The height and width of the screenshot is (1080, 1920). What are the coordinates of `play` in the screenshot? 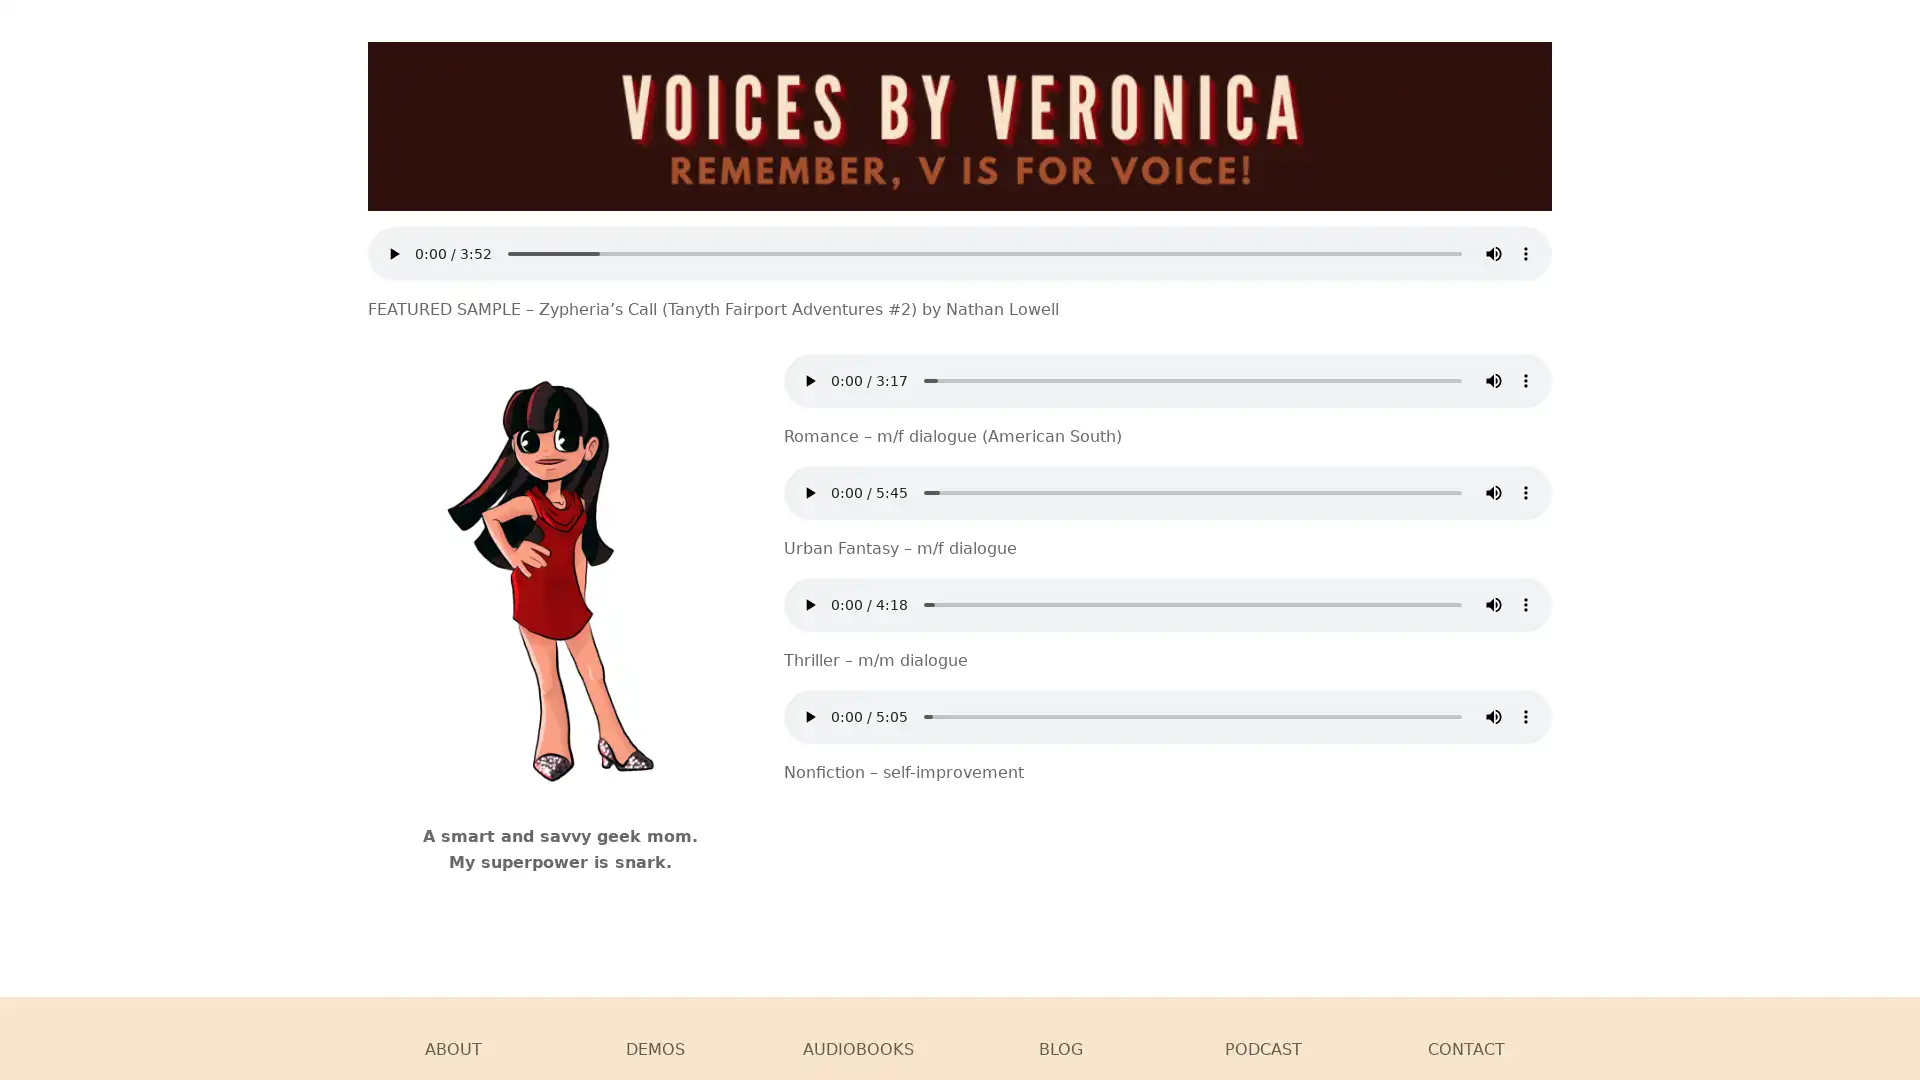 It's located at (810, 604).